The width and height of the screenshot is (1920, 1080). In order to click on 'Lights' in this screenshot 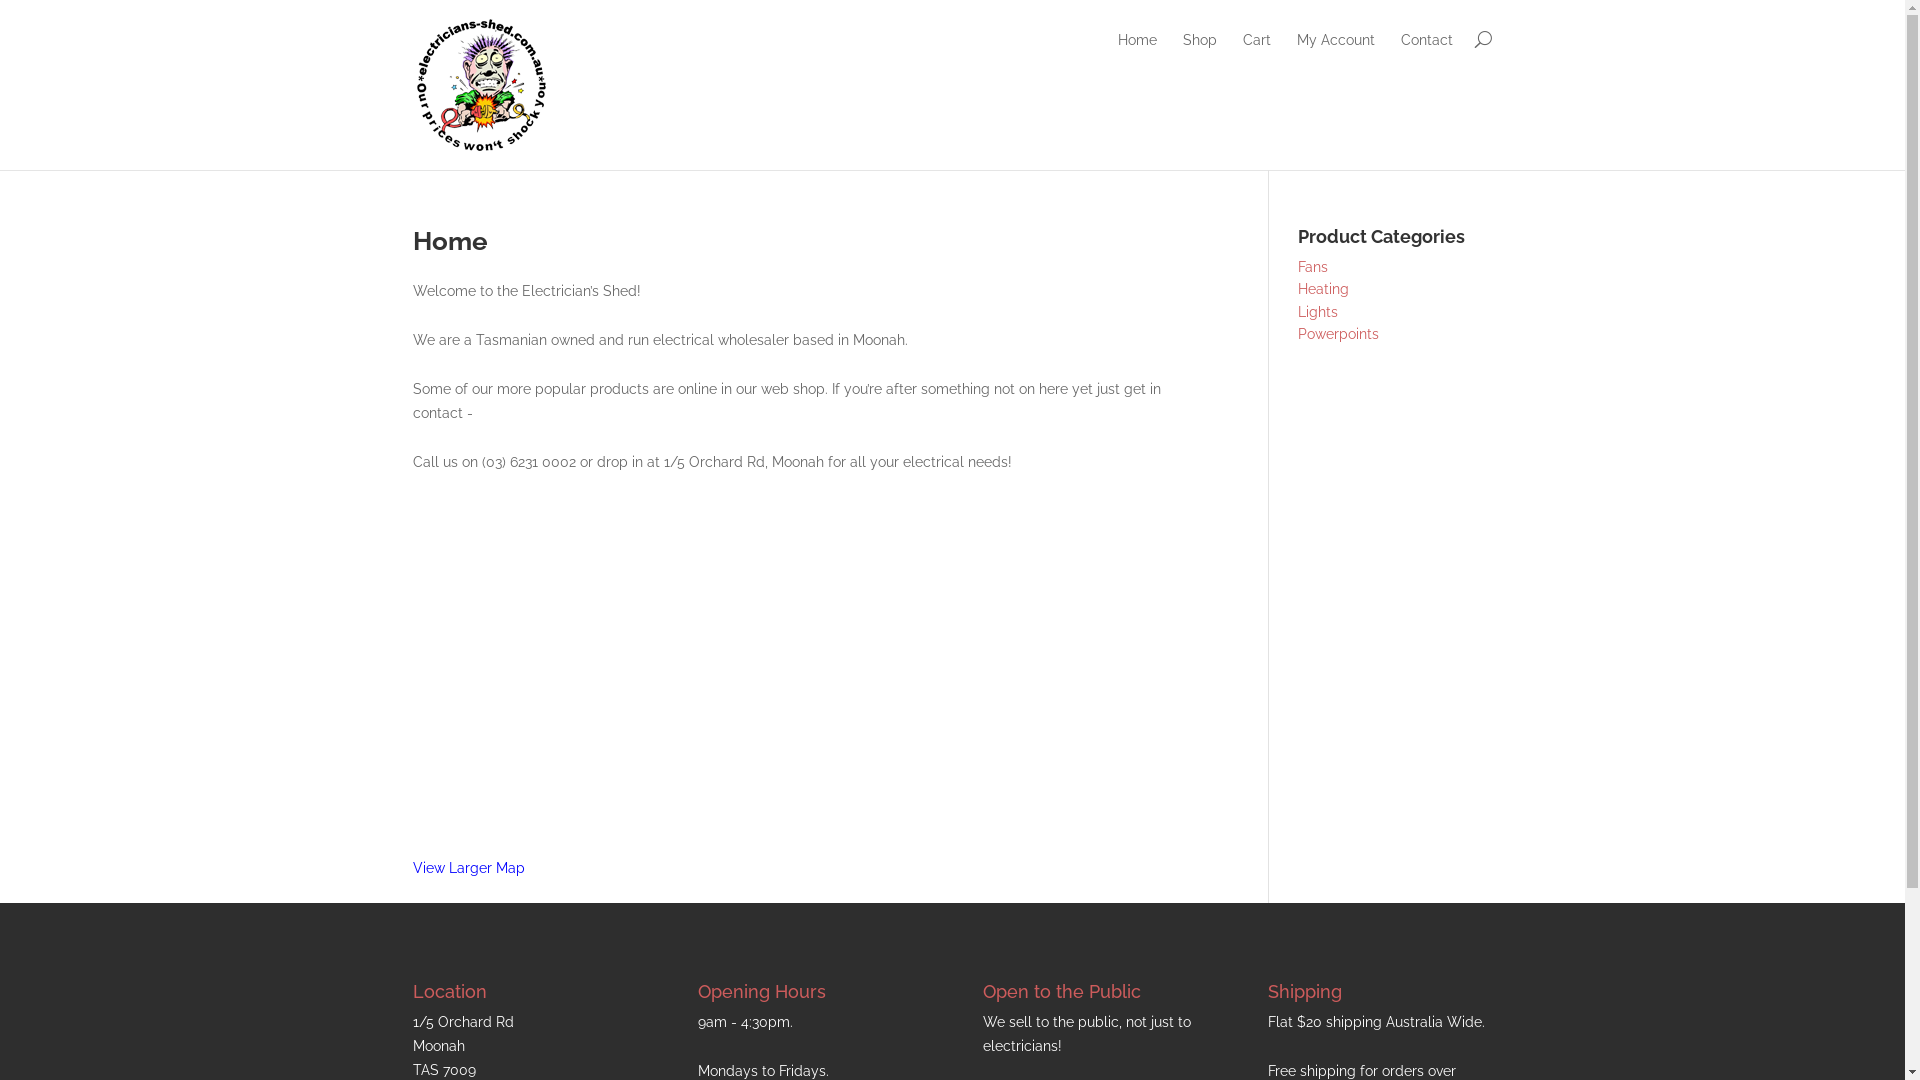, I will do `click(1318, 312)`.